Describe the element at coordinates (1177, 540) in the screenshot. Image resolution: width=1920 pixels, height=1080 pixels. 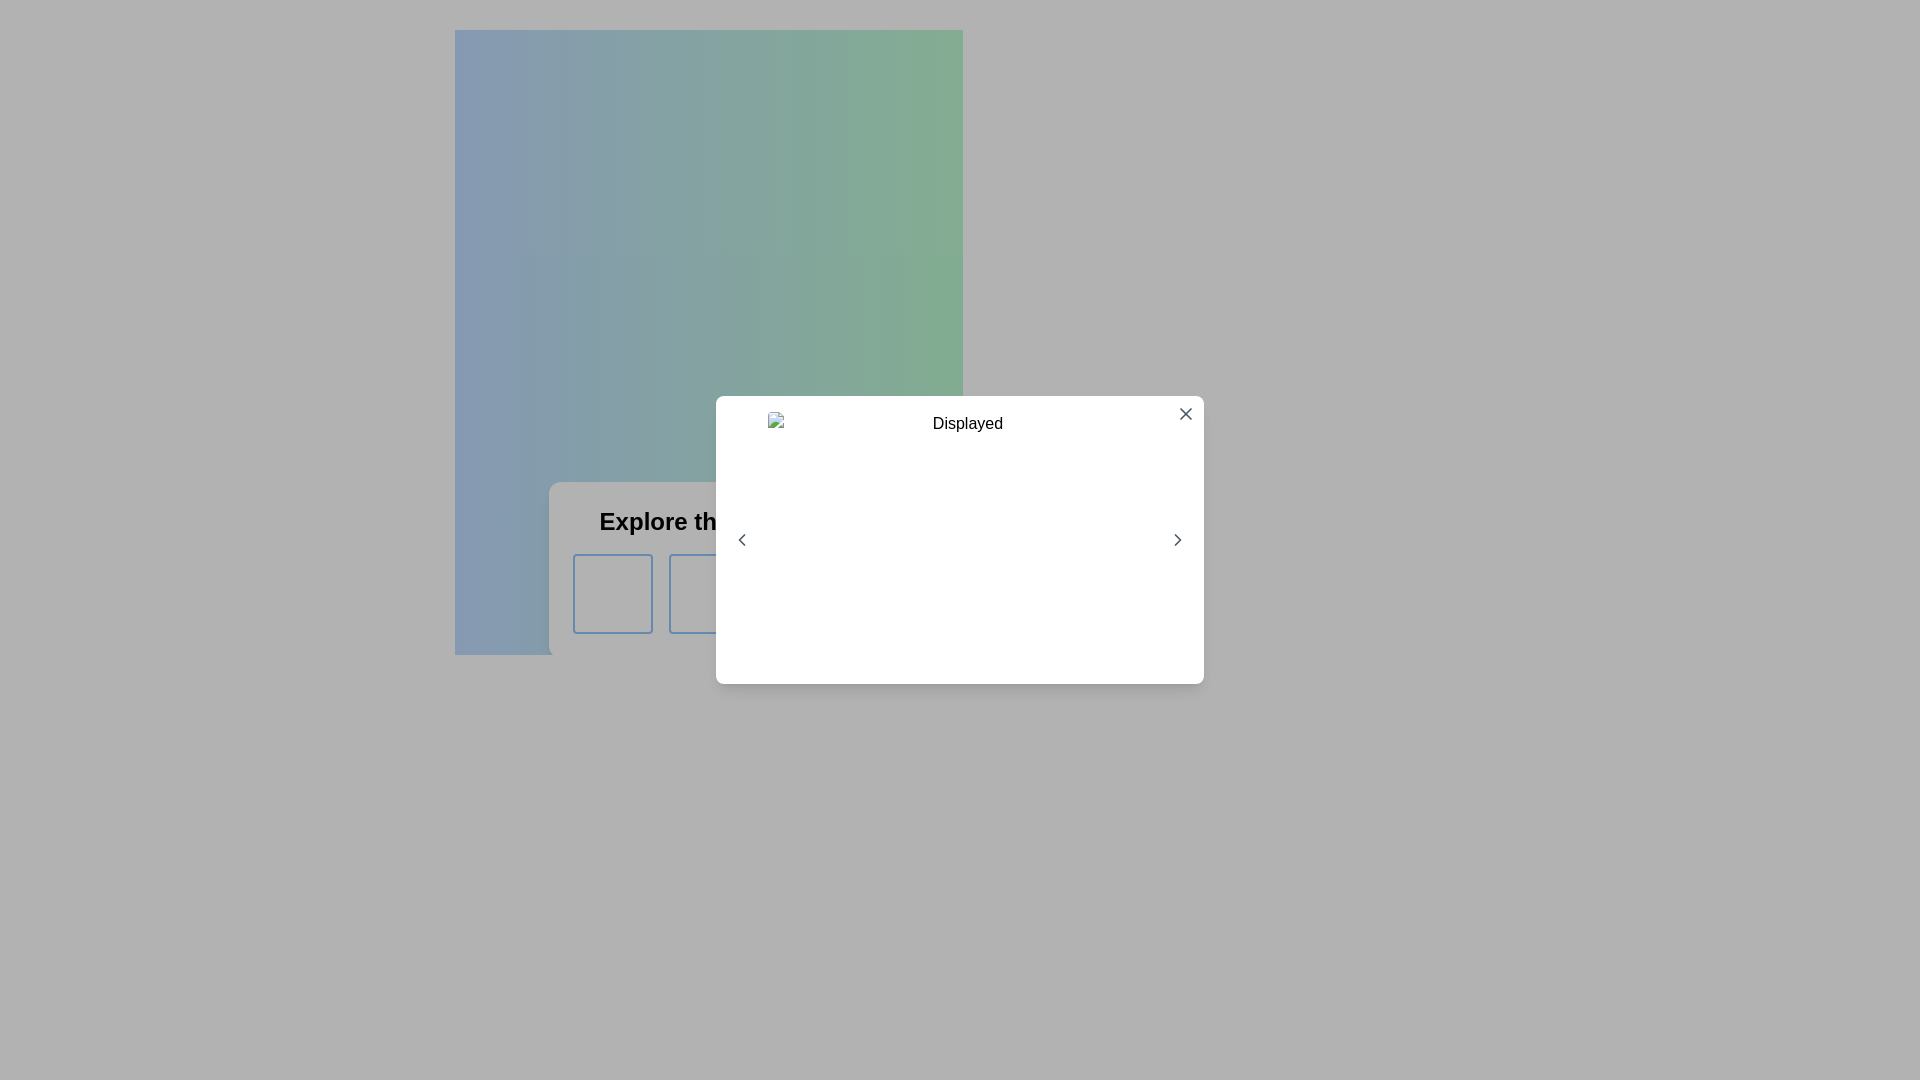
I see `the Chevron Arrow icon located in the top right quadrant of the modal dialog` at that location.